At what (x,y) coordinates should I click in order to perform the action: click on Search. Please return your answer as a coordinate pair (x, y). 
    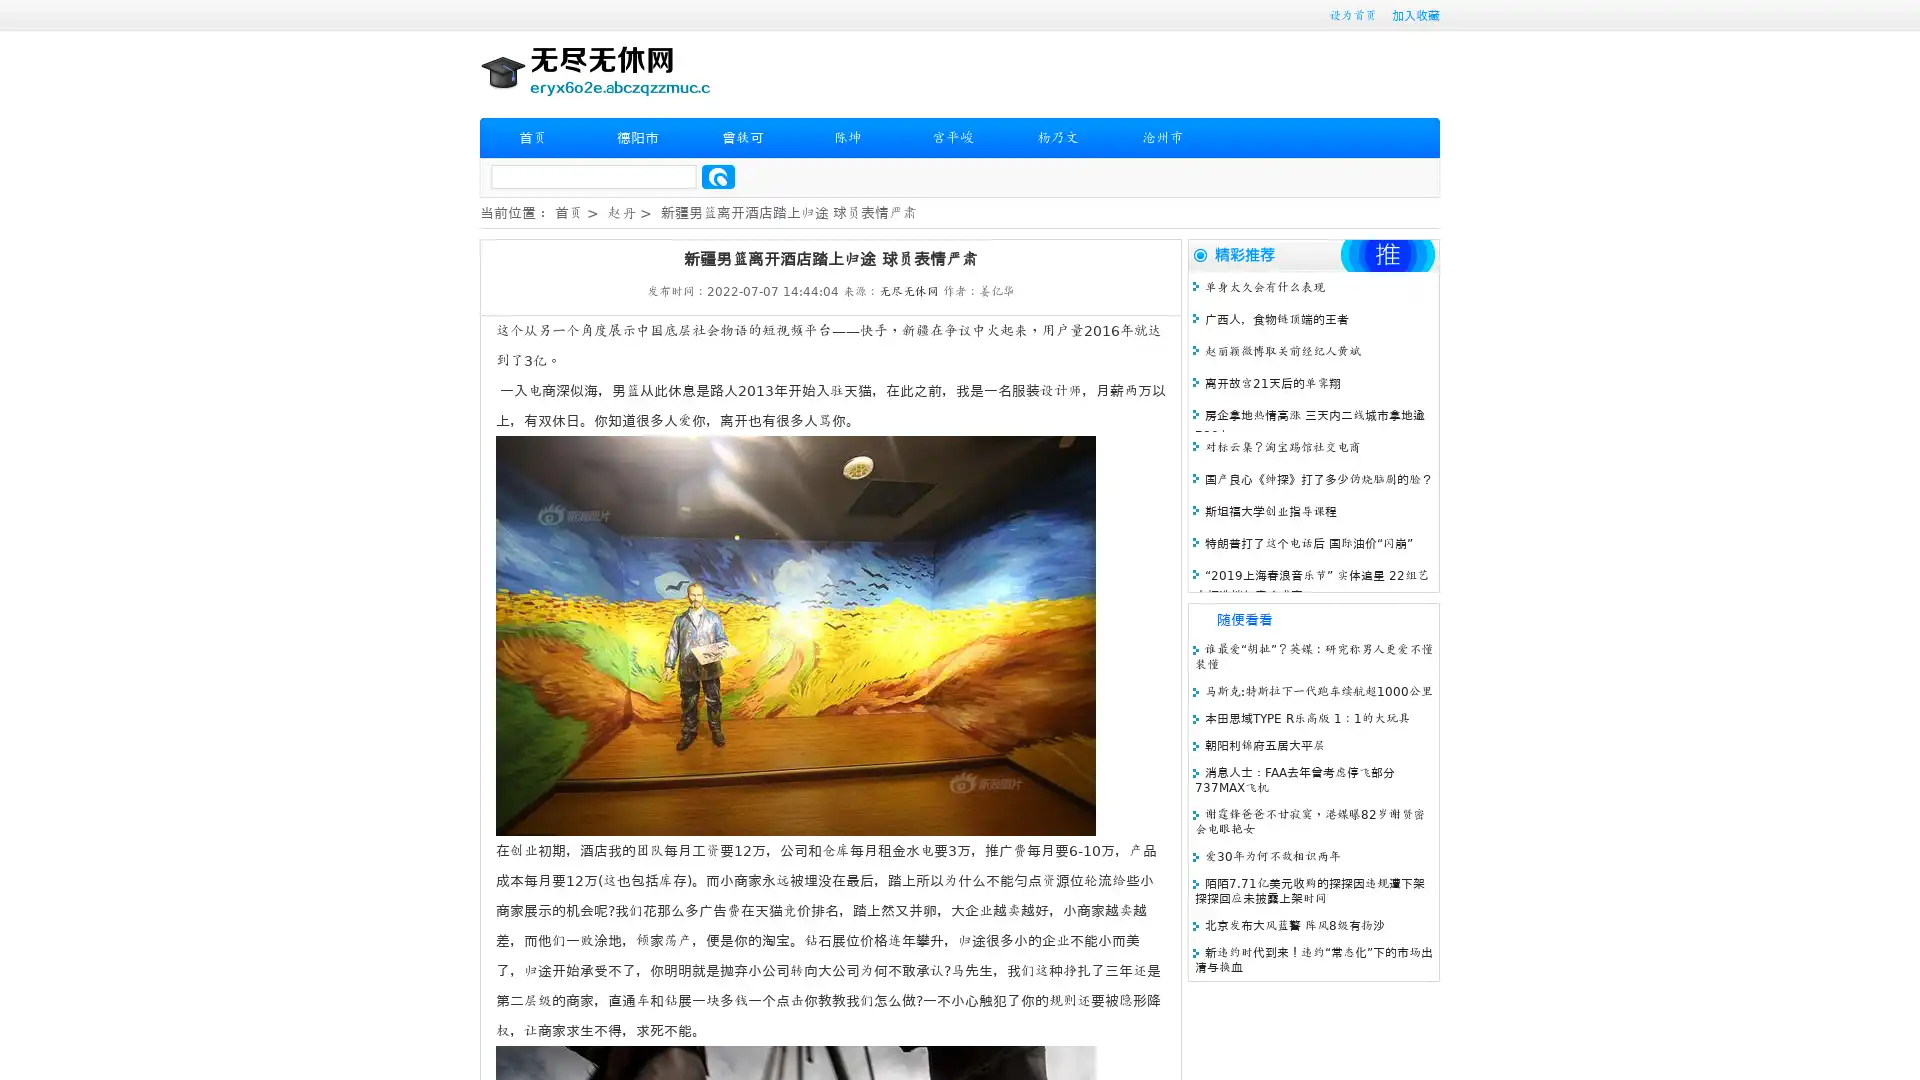
    Looking at the image, I should click on (718, 176).